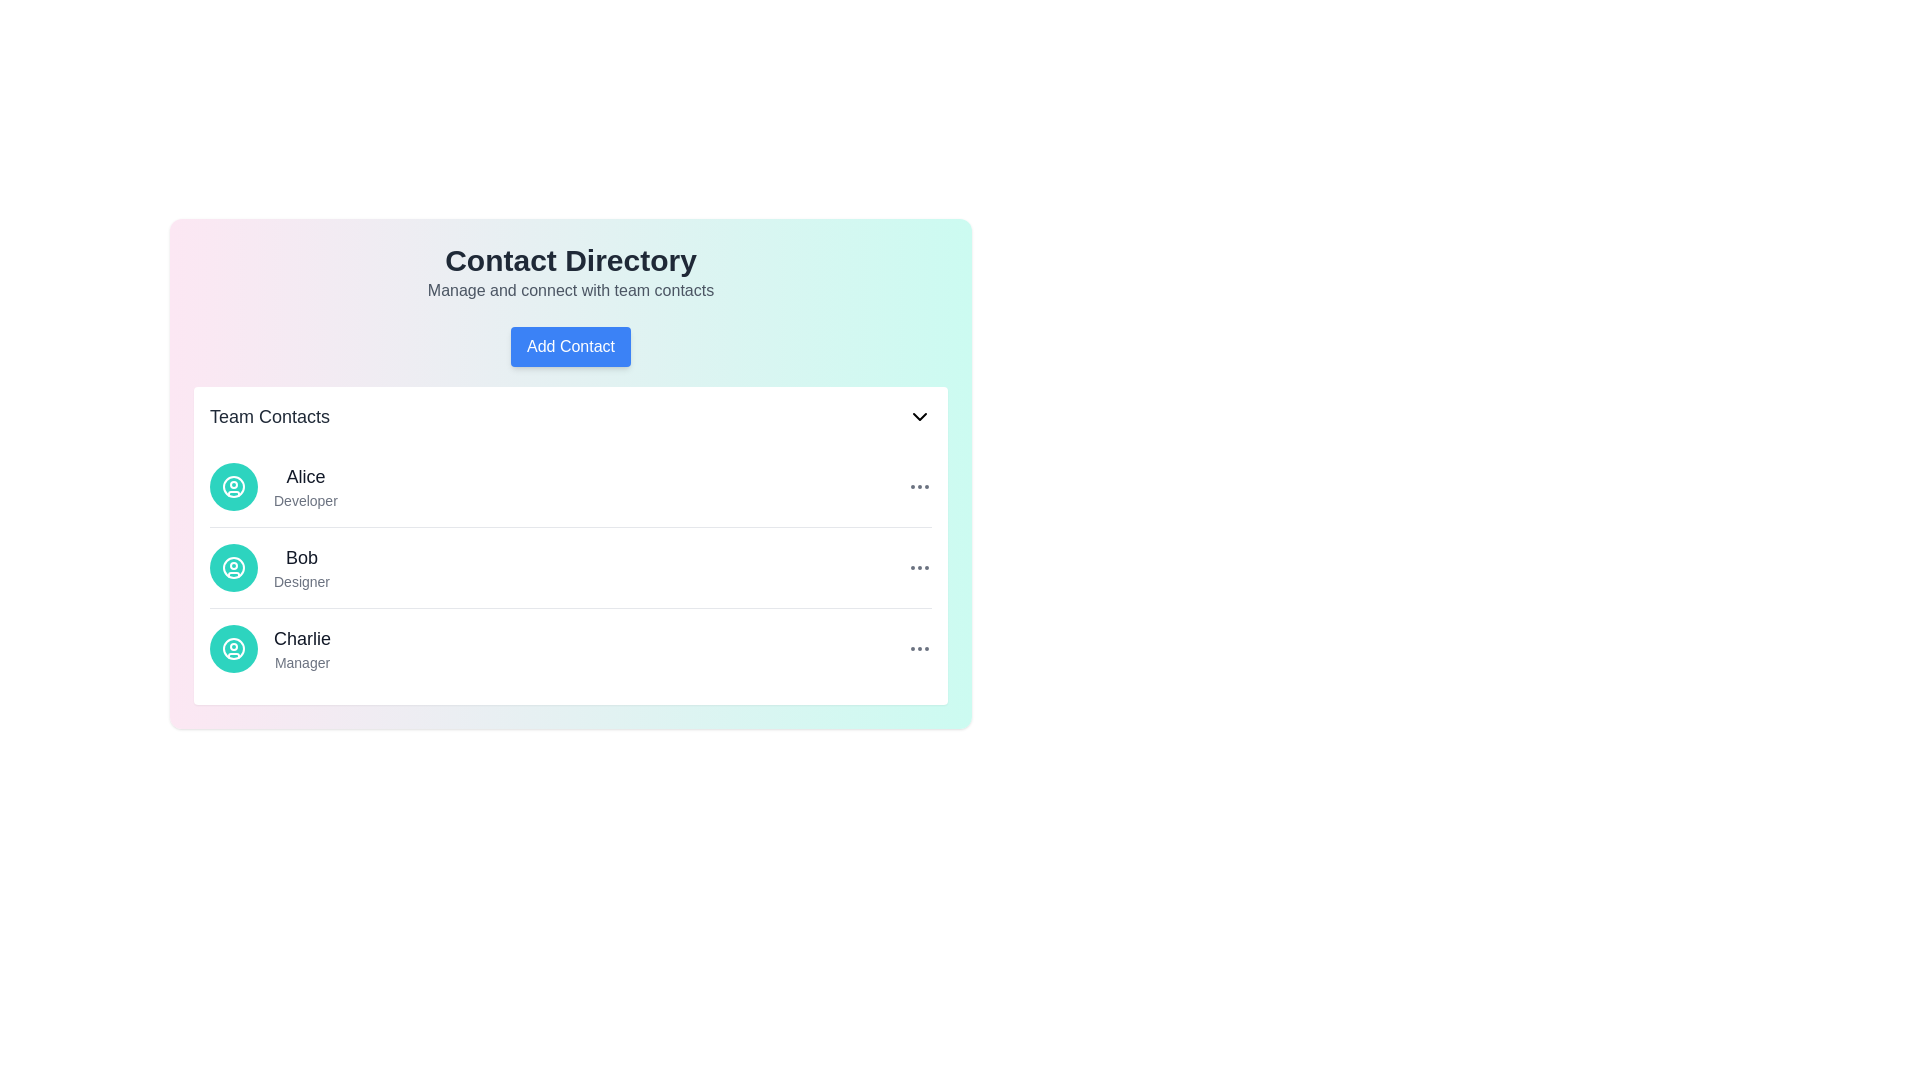  Describe the element at coordinates (234, 567) in the screenshot. I see `the circular icon with a teal background and white user silhouette symbol, located in the 'Team Contacts' section, second in the list next to 'Bob' and 'Designer'` at that location.